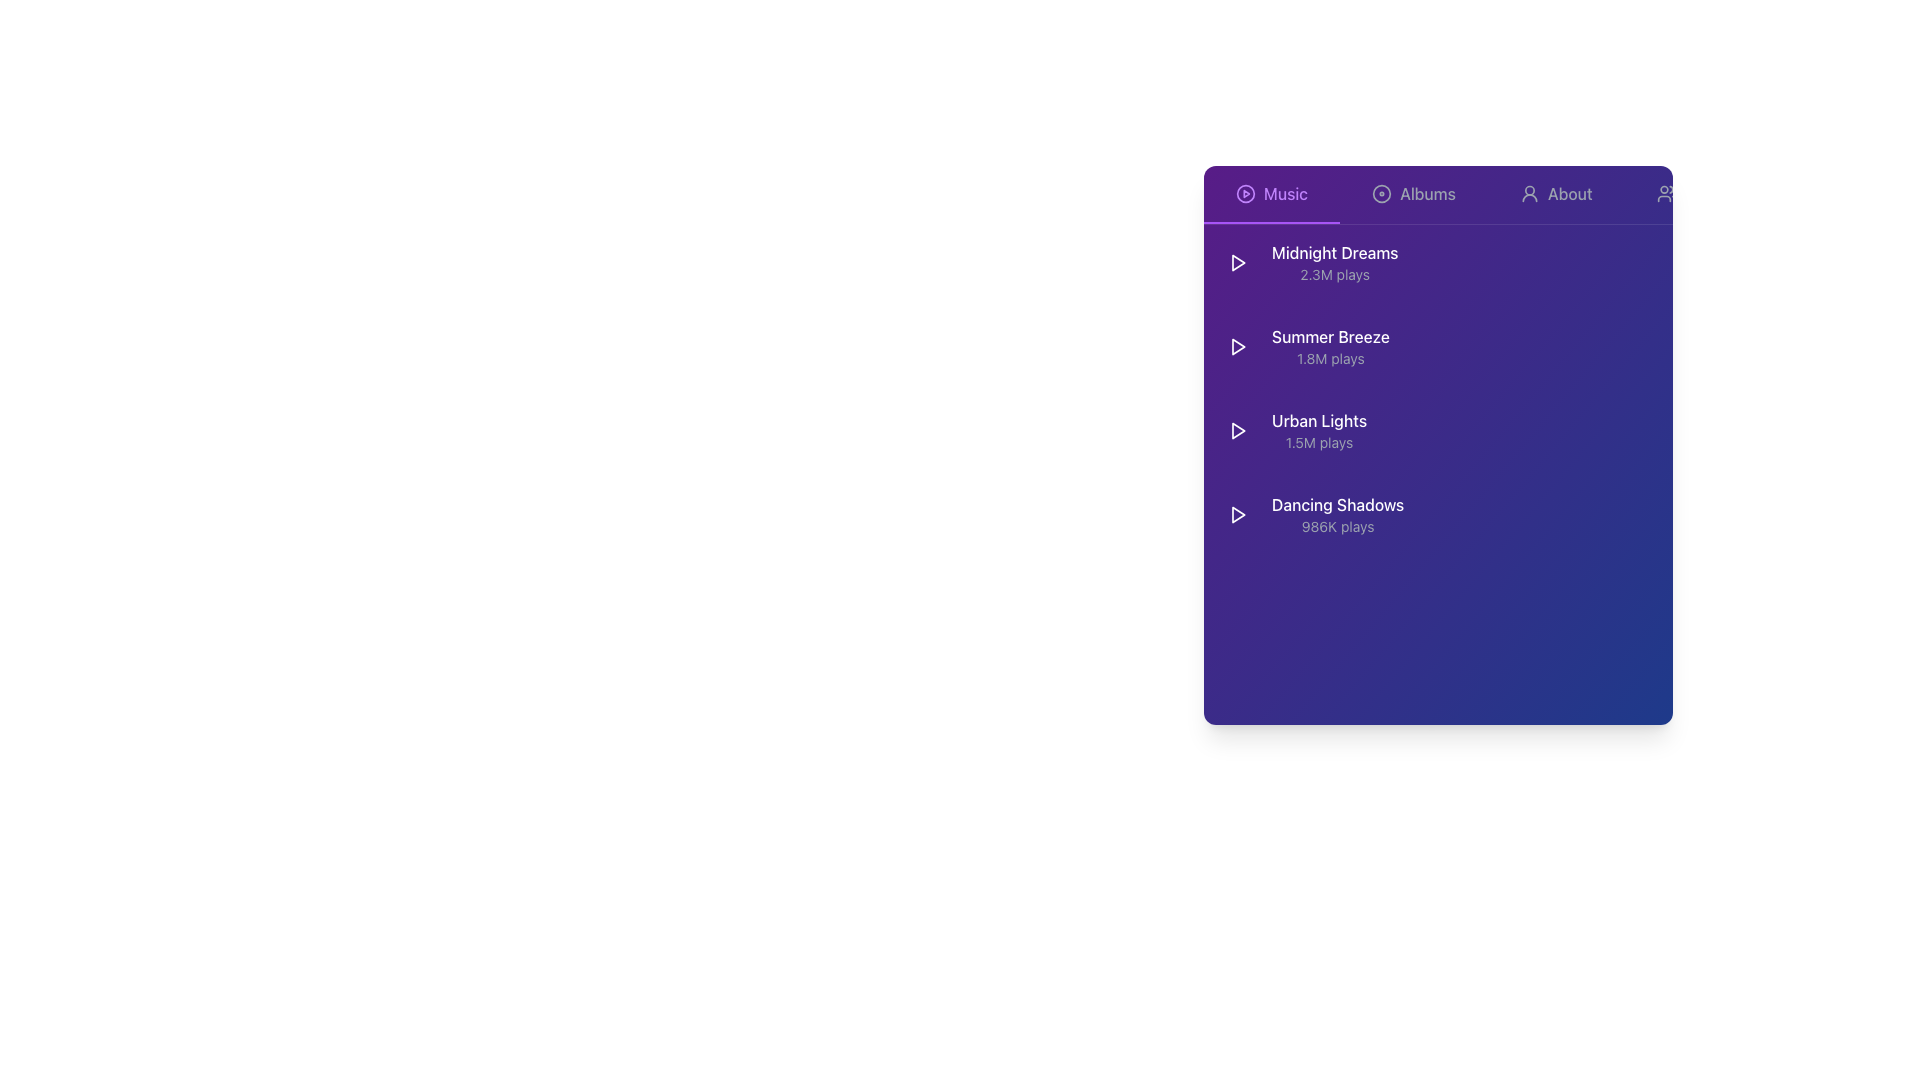 The width and height of the screenshot is (1920, 1080). What do you see at coordinates (1237, 346) in the screenshot?
I see `the play button for the track 'Summer Breeze'` at bounding box center [1237, 346].